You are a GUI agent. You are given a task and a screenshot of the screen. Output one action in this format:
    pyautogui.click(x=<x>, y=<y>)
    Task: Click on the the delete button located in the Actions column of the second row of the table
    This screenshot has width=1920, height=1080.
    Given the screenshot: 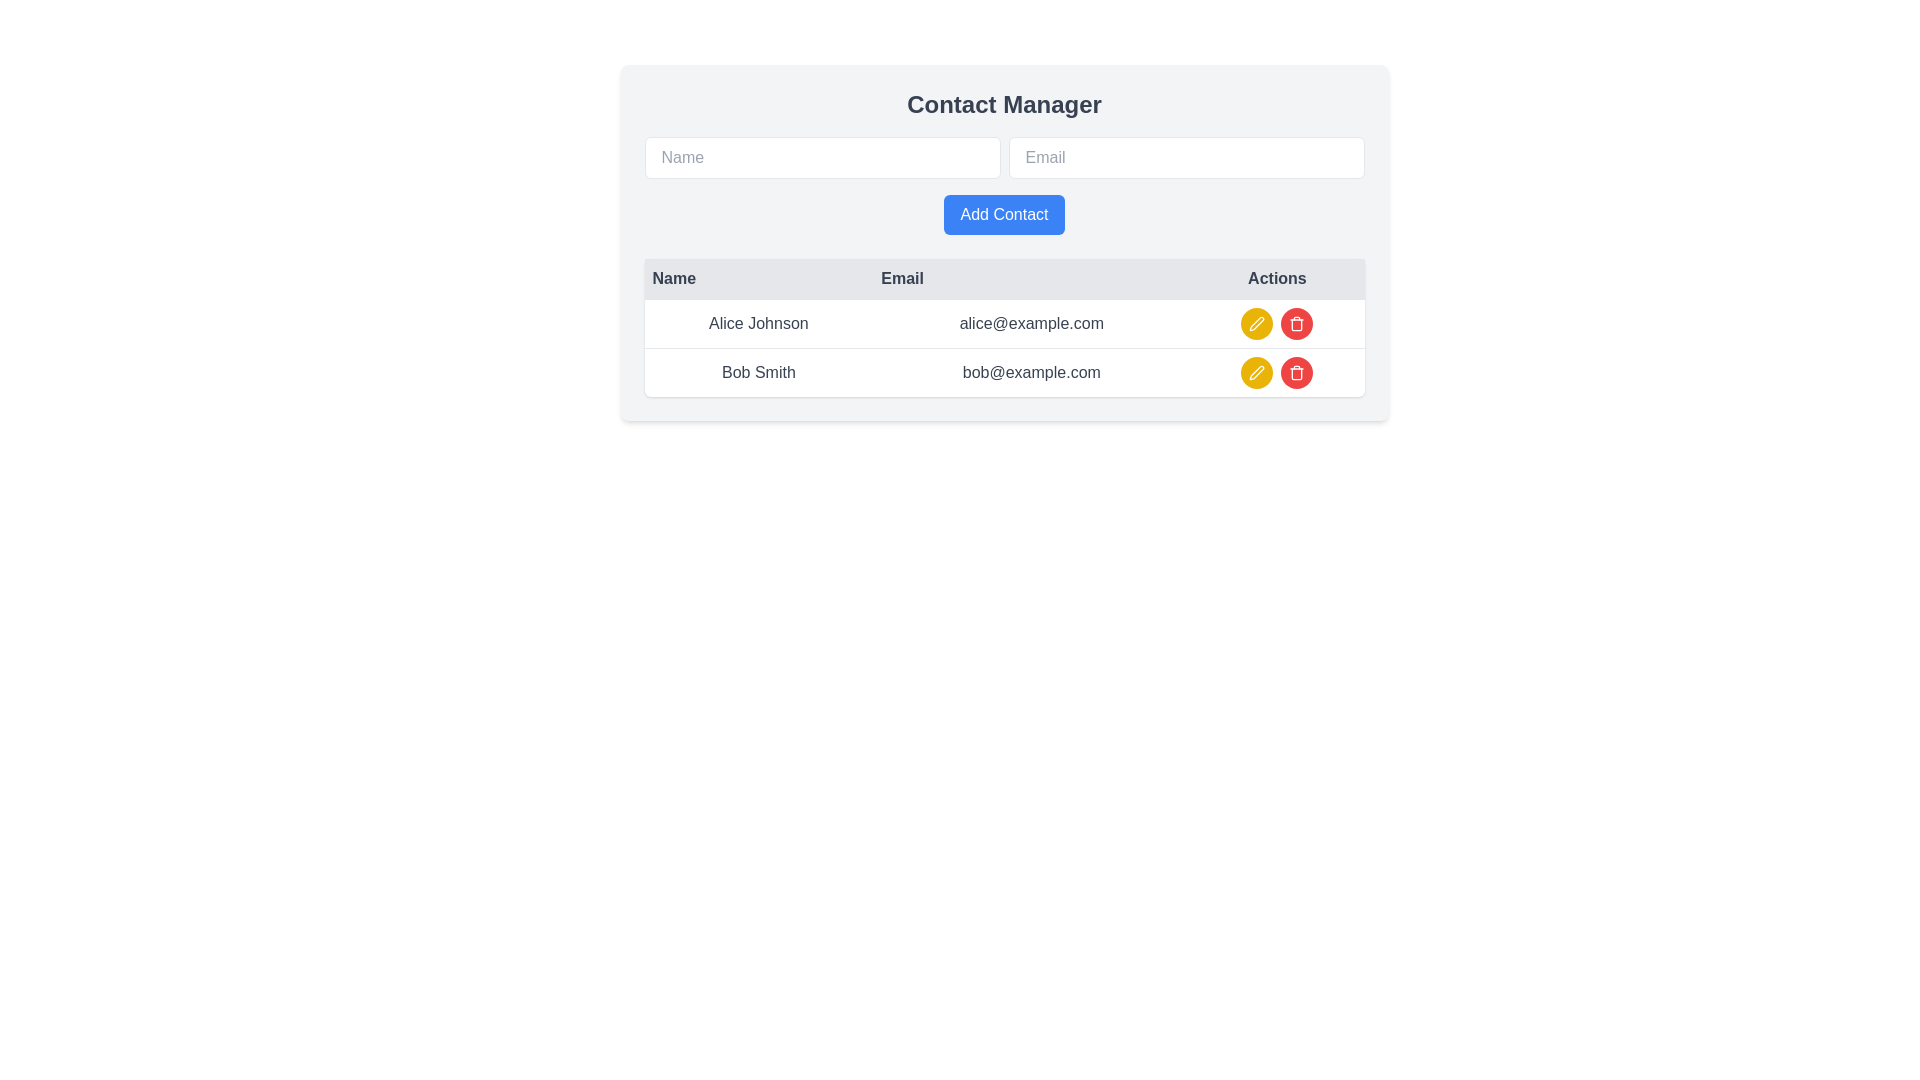 What is the action you would take?
    pyautogui.click(x=1297, y=373)
    